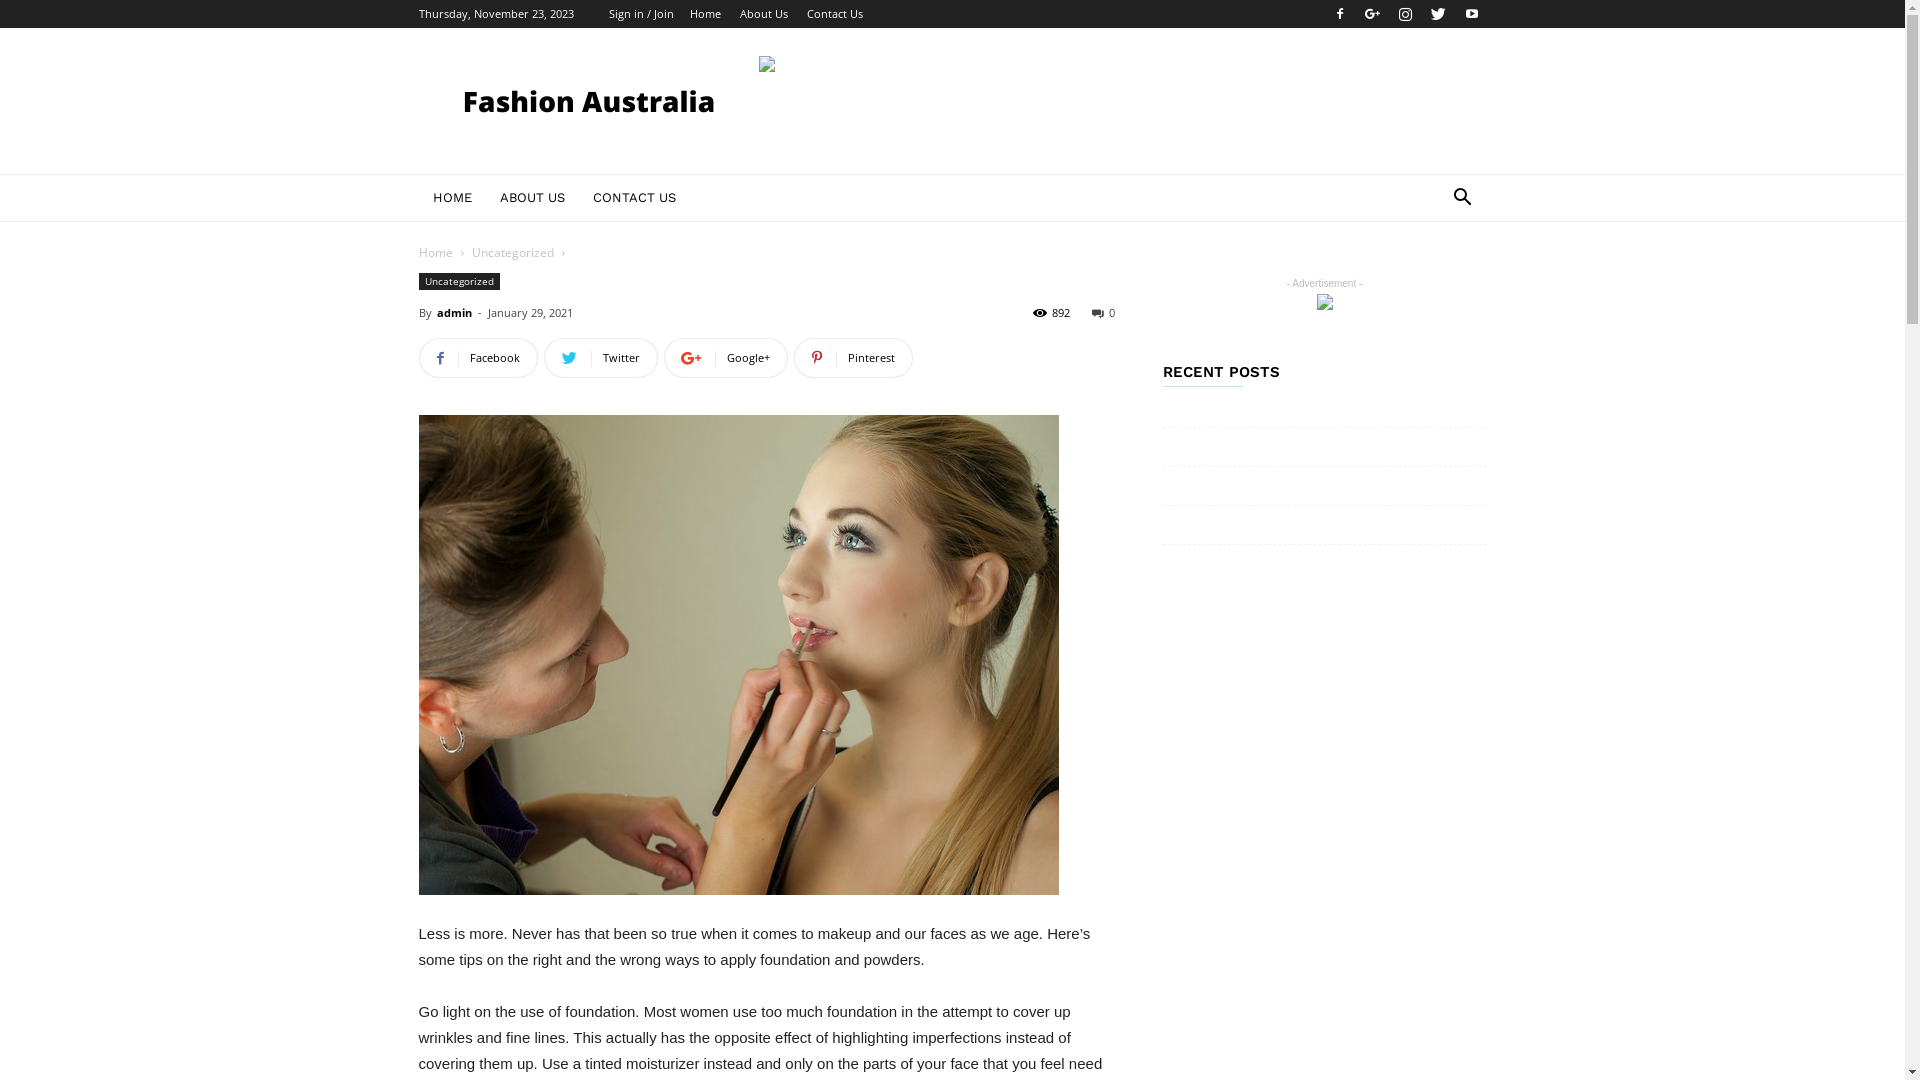  I want to click on 'Search', so click(1395, 277).